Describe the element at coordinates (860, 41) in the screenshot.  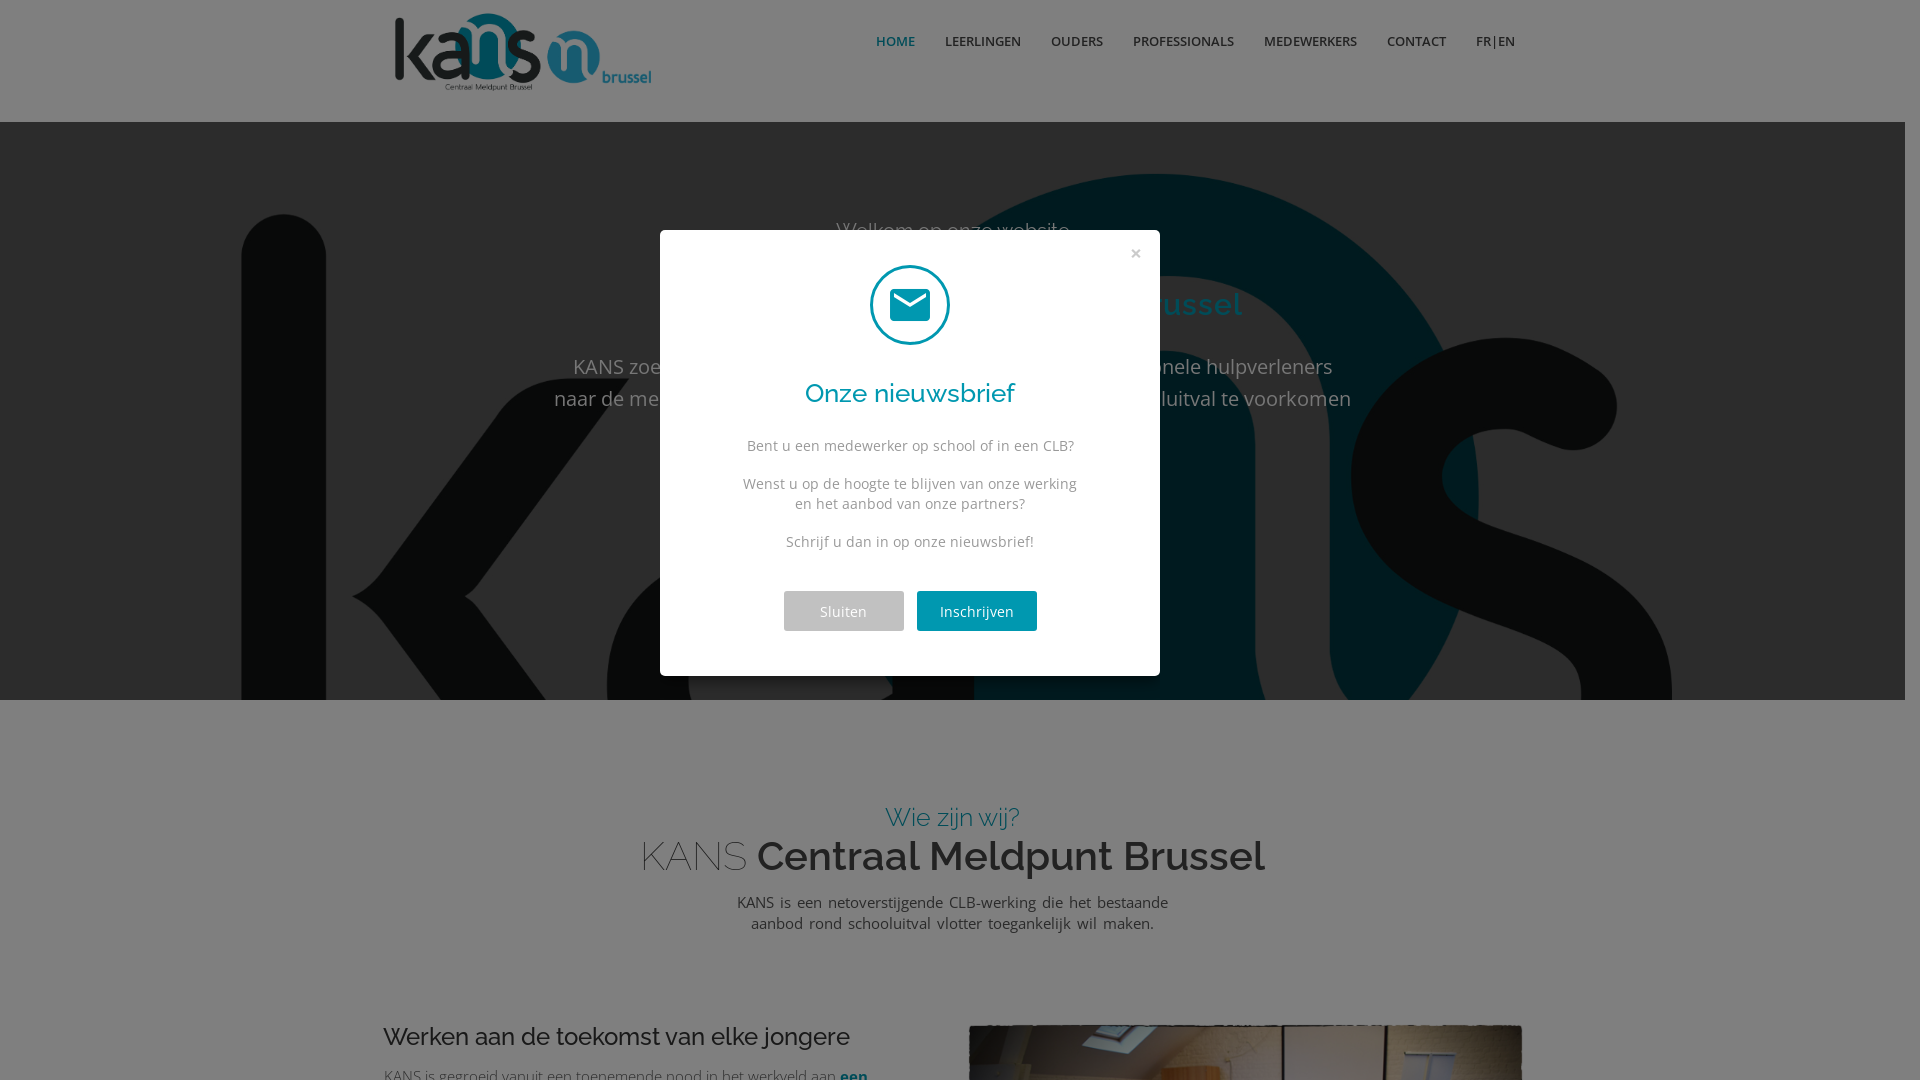
I see `'HOME'` at that location.